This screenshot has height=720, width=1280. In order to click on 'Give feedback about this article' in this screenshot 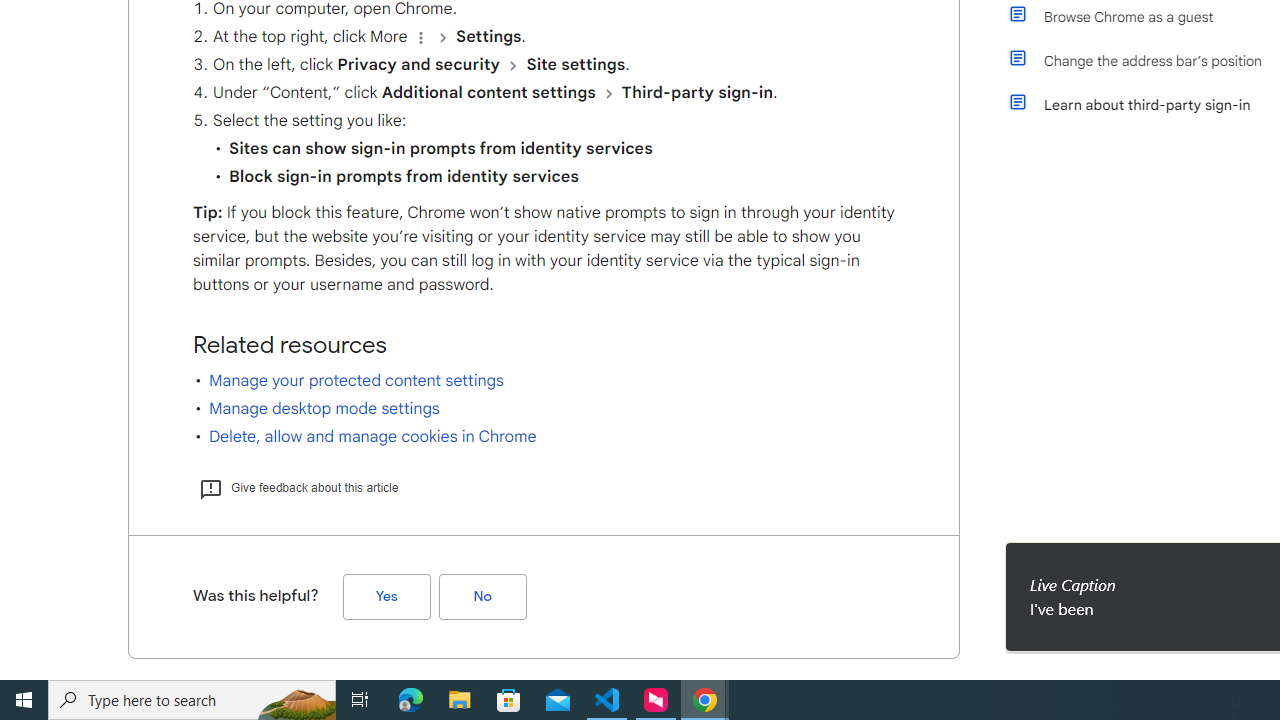, I will do `click(297, 487)`.